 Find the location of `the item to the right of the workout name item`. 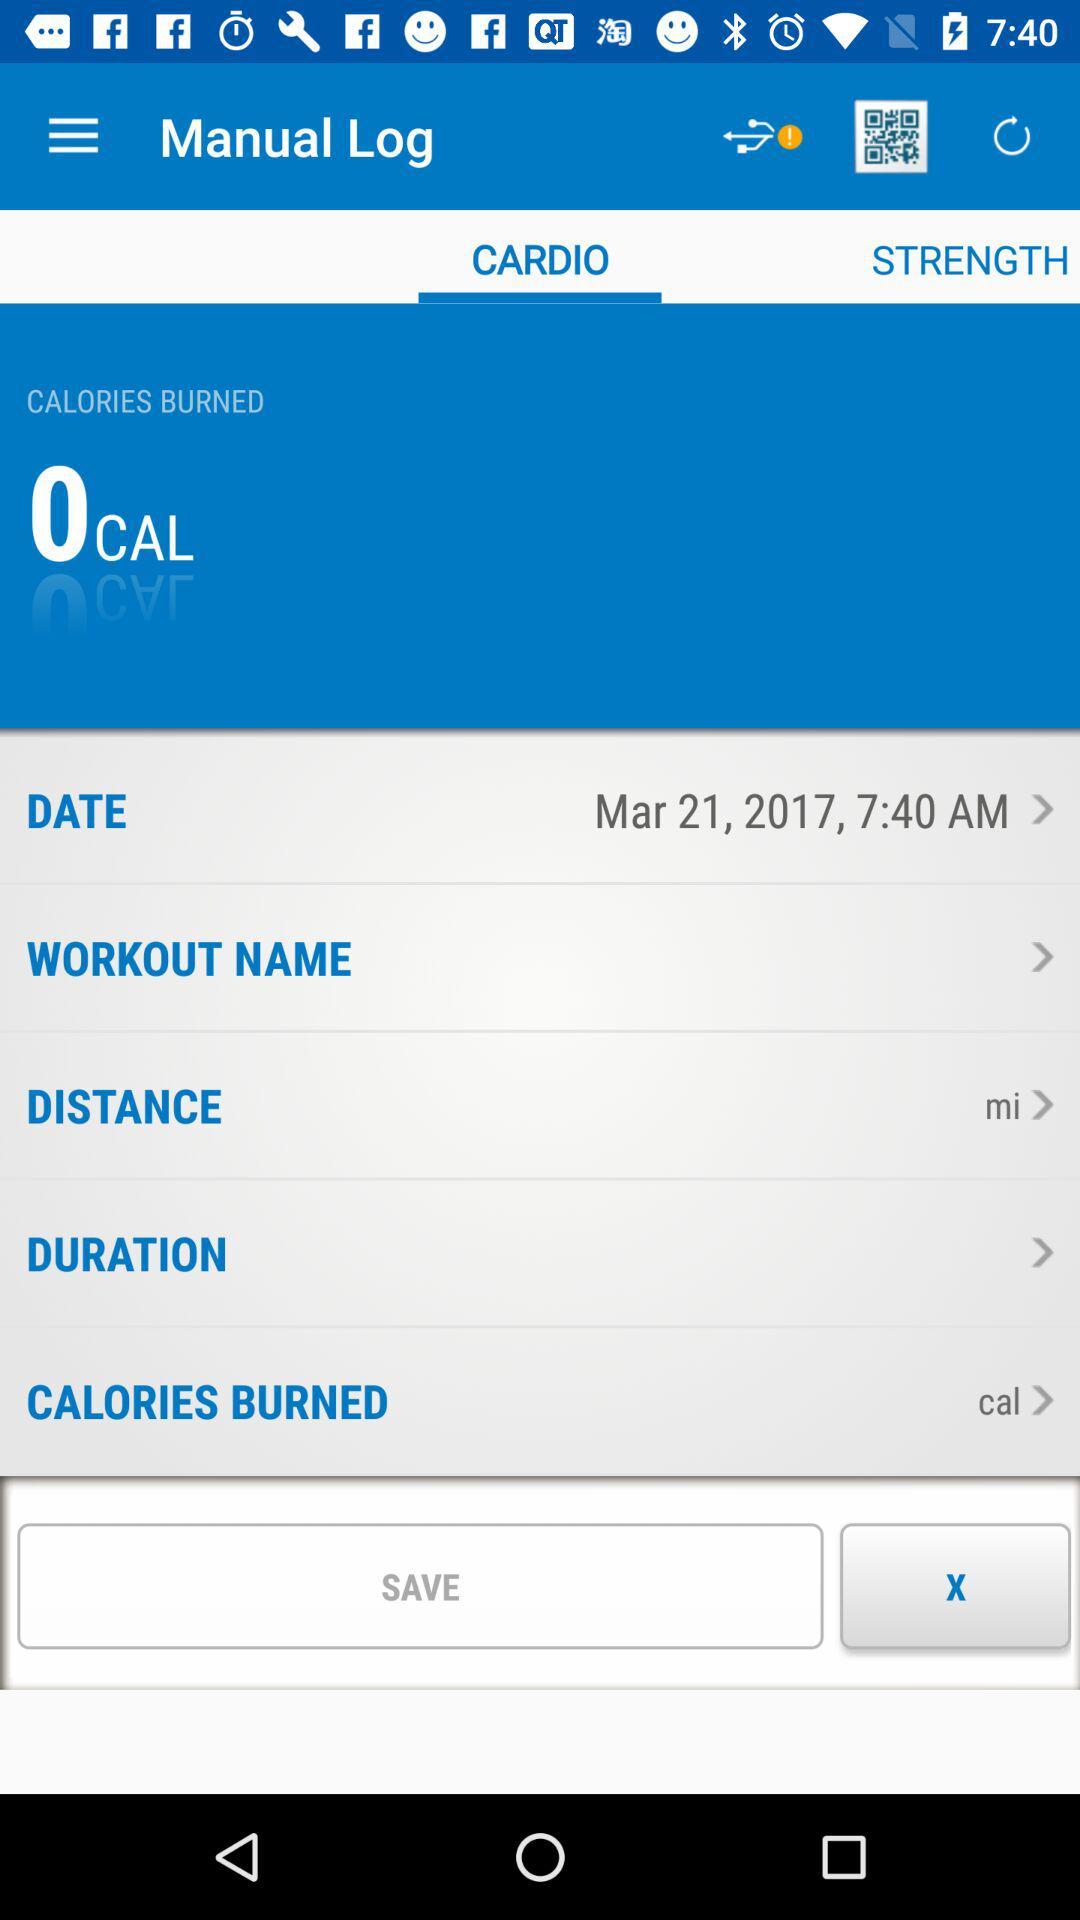

the item to the right of the workout name item is located at coordinates (701, 956).